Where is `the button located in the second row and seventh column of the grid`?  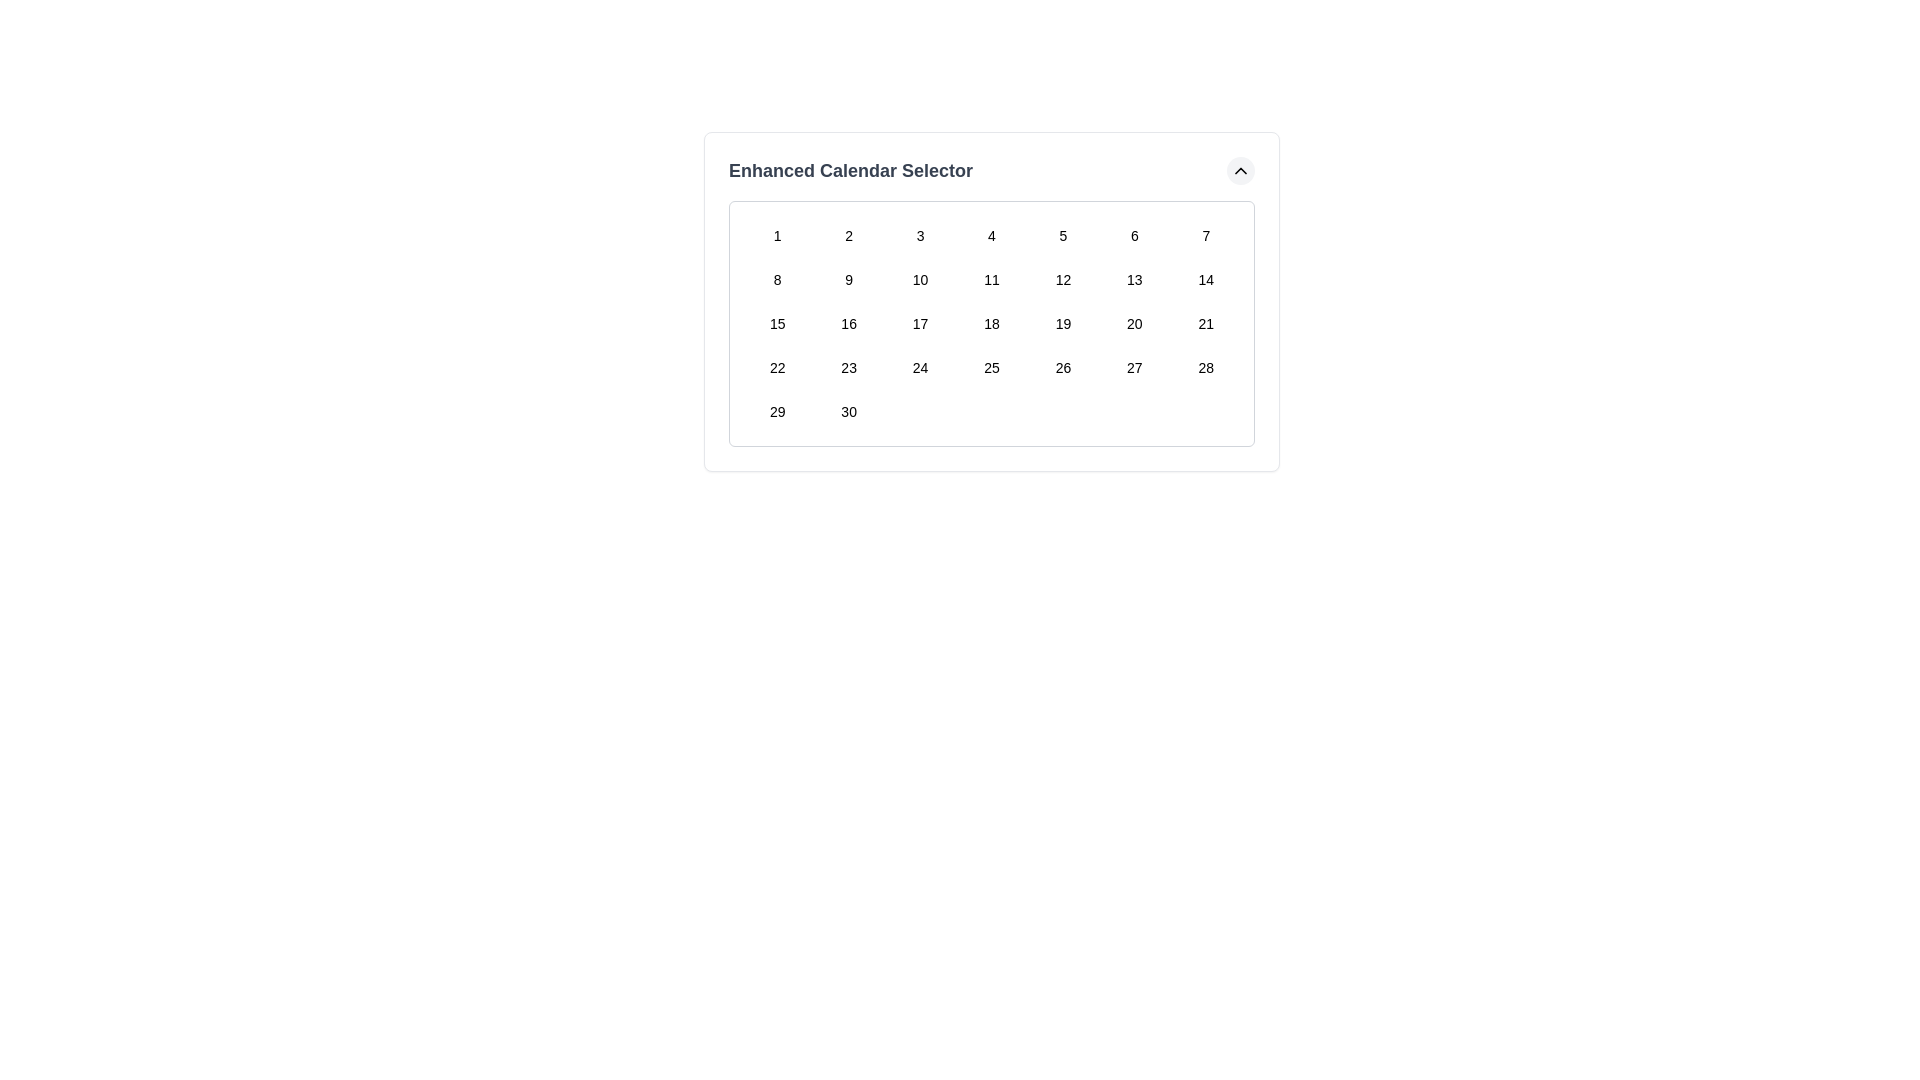
the button located in the second row and seventh column of the grid is located at coordinates (1205, 280).